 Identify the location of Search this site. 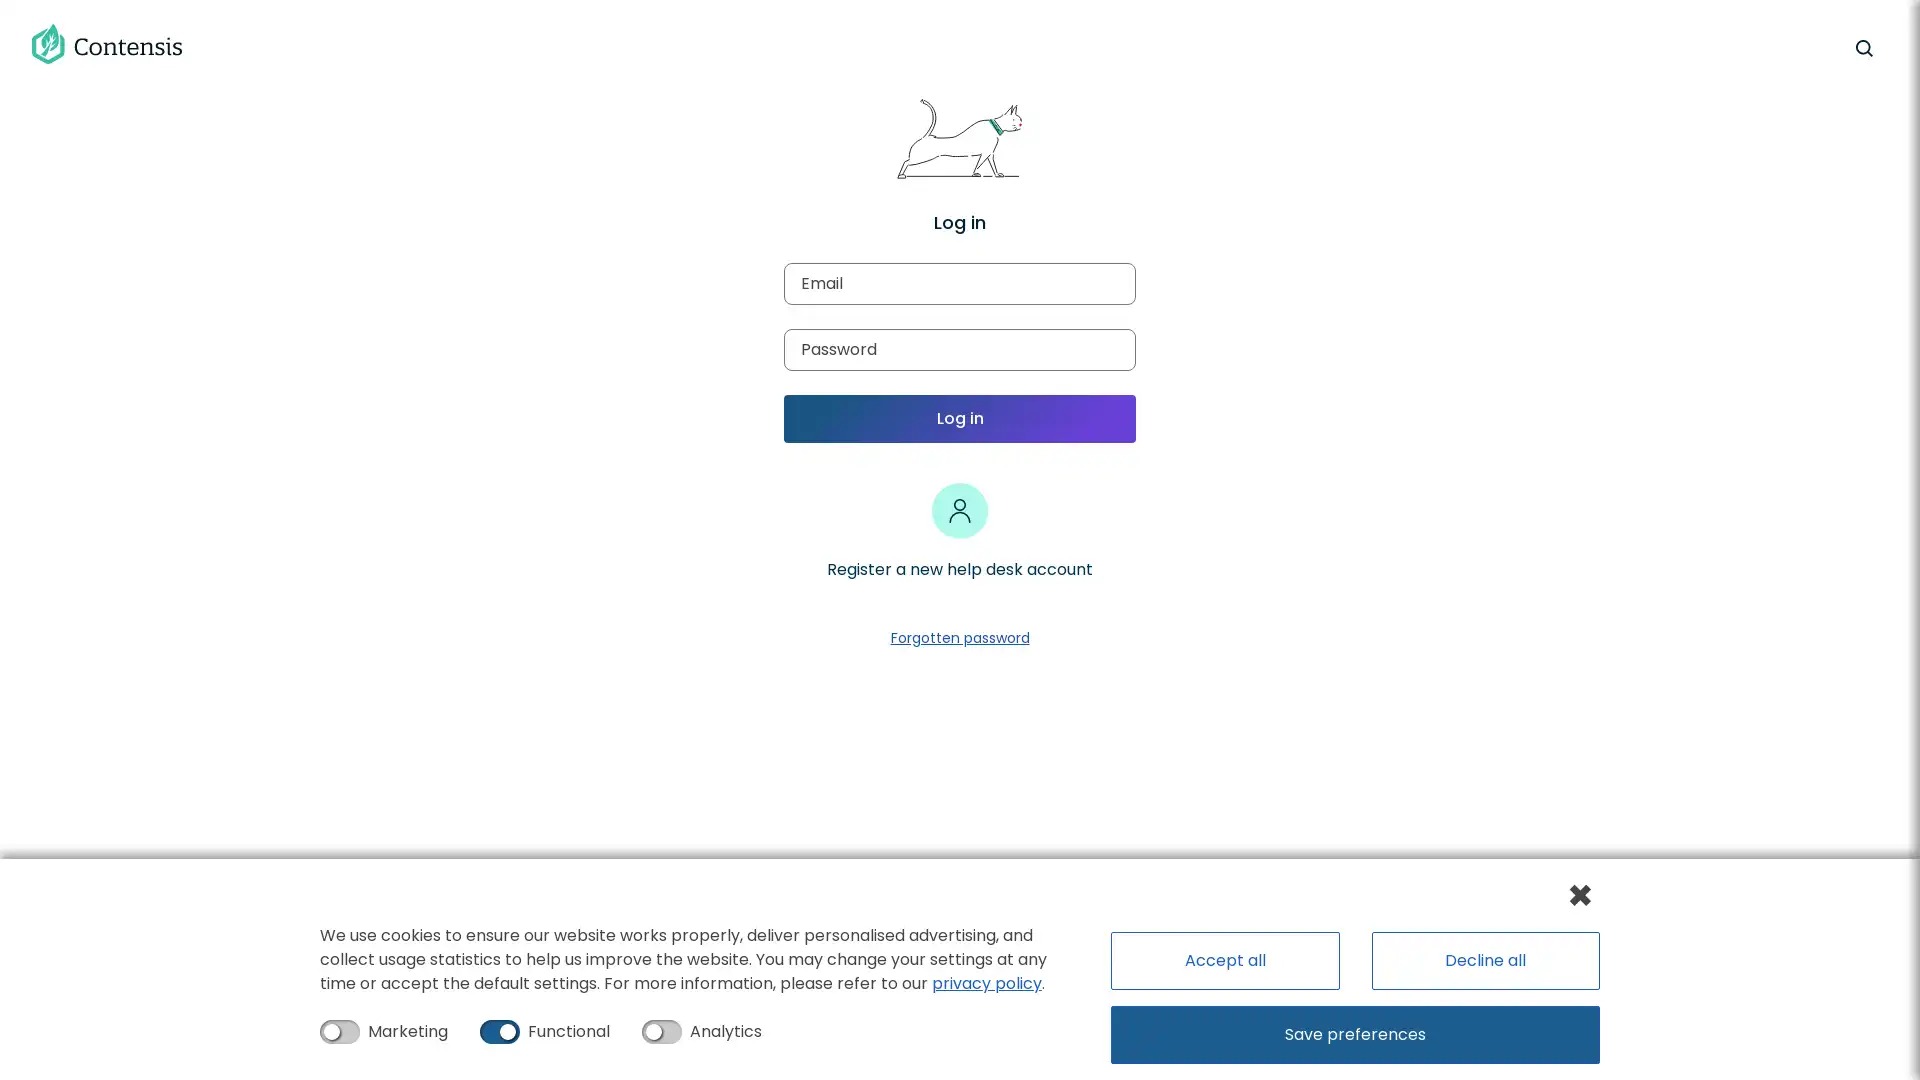
(1862, 45).